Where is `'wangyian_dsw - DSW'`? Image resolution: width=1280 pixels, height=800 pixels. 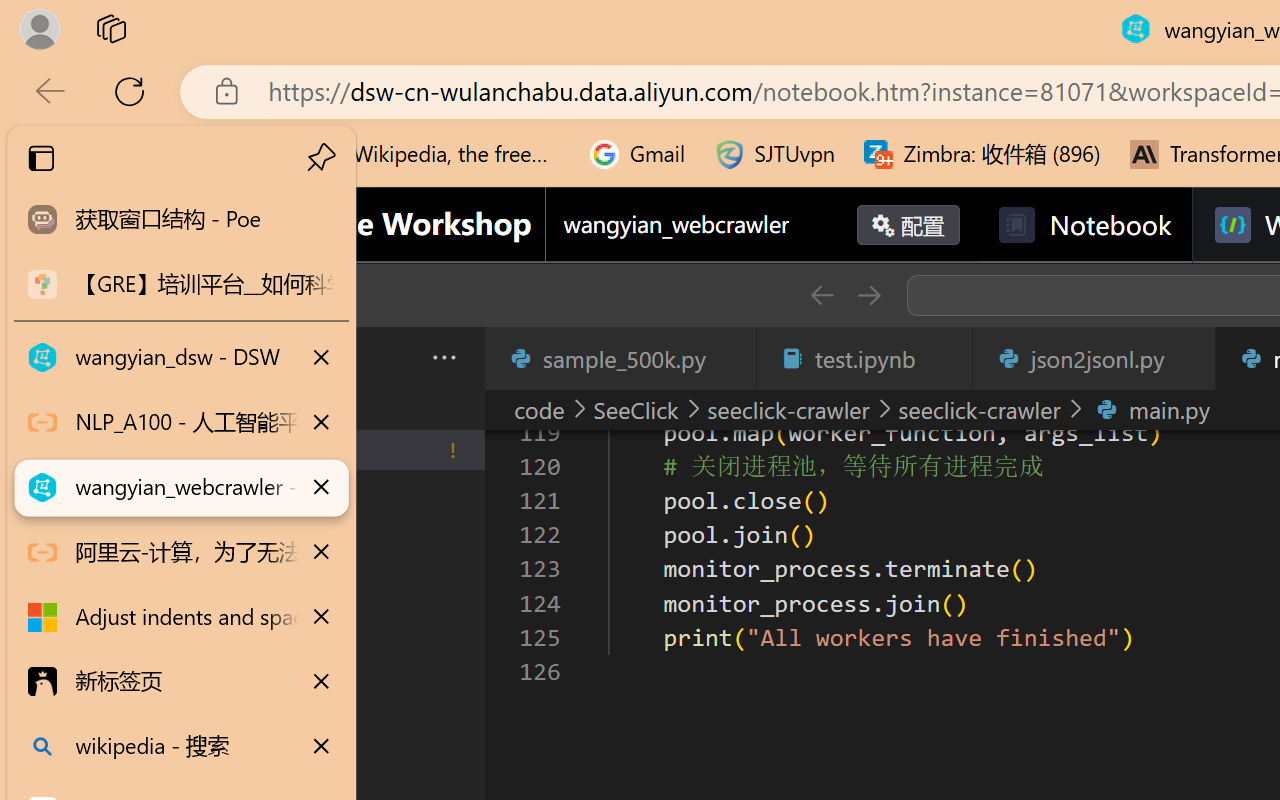
'wangyian_dsw - DSW' is located at coordinates (181, 358).